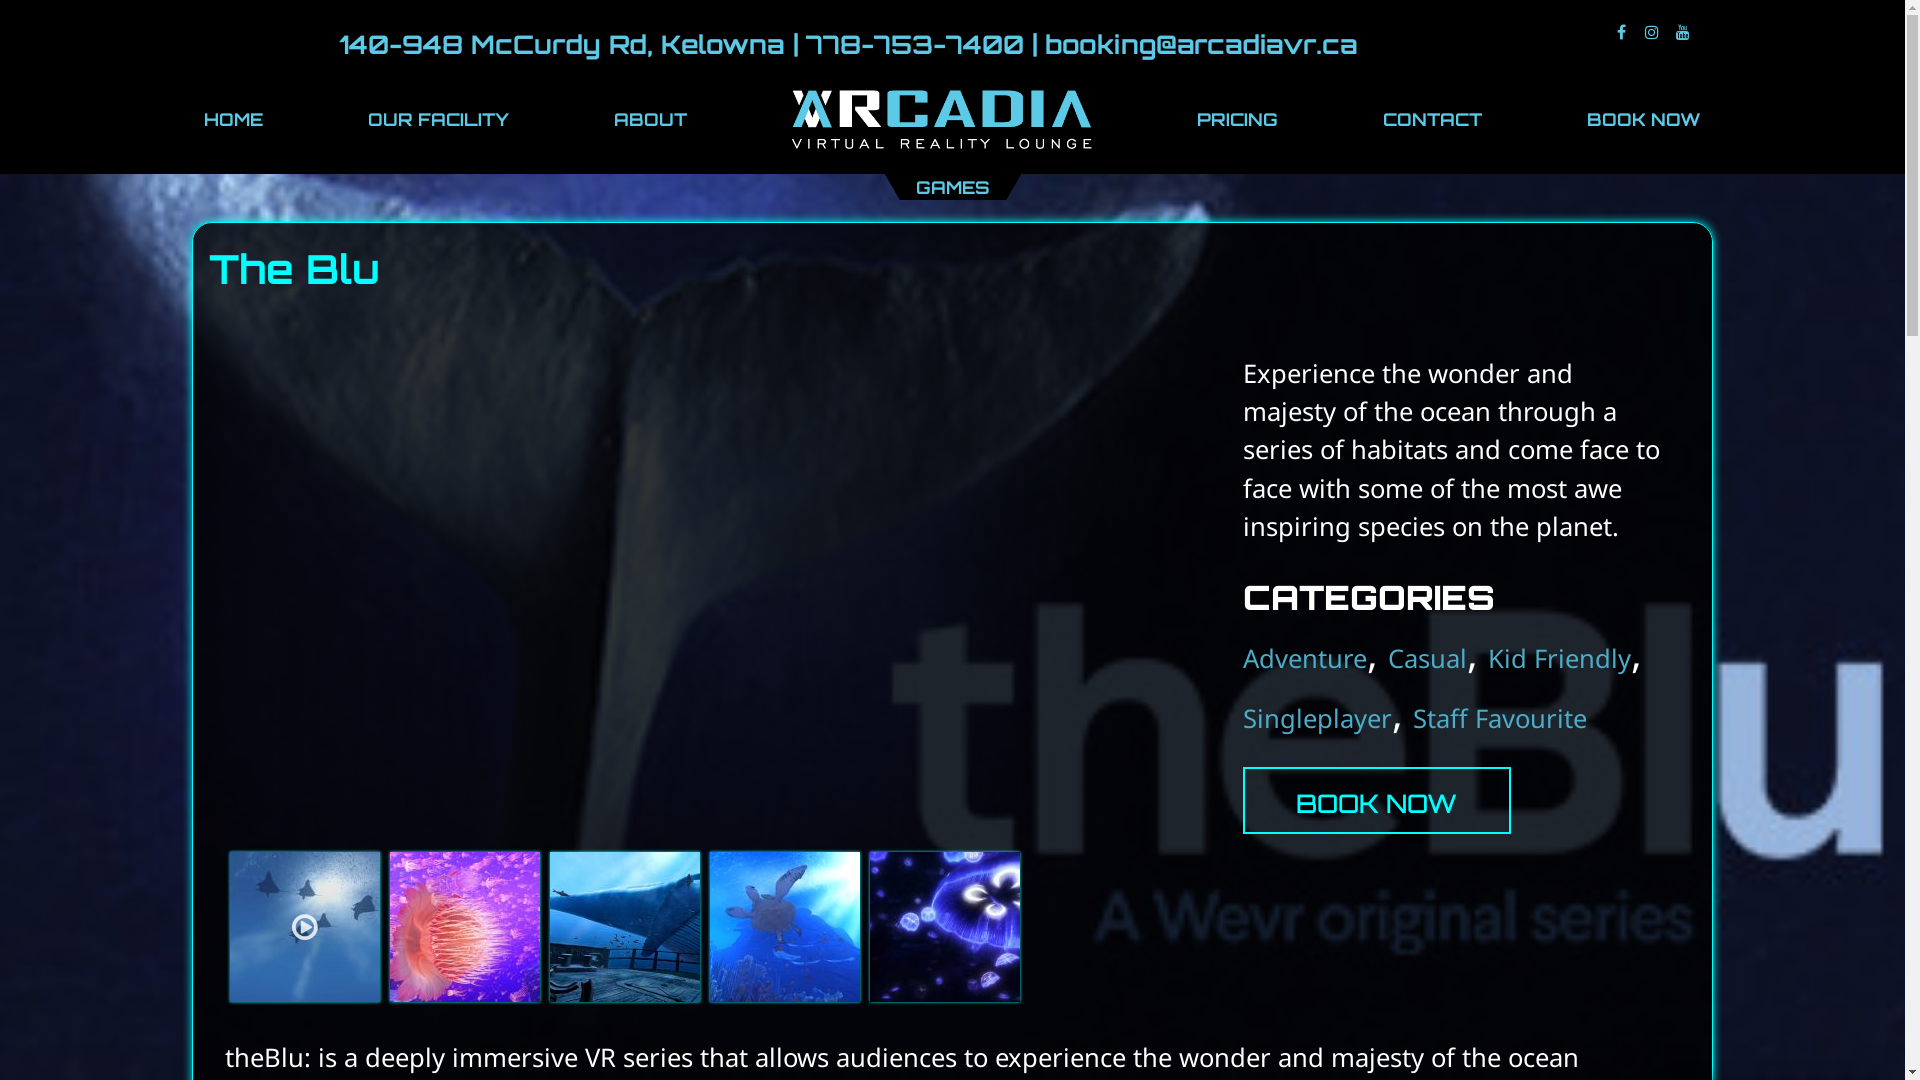 This screenshot has width=1920, height=1080. What do you see at coordinates (560, 43) in the screenshot?
I see `'140-948 McCurdy Rd, Kelowna'` at bounding box center [560, 43].